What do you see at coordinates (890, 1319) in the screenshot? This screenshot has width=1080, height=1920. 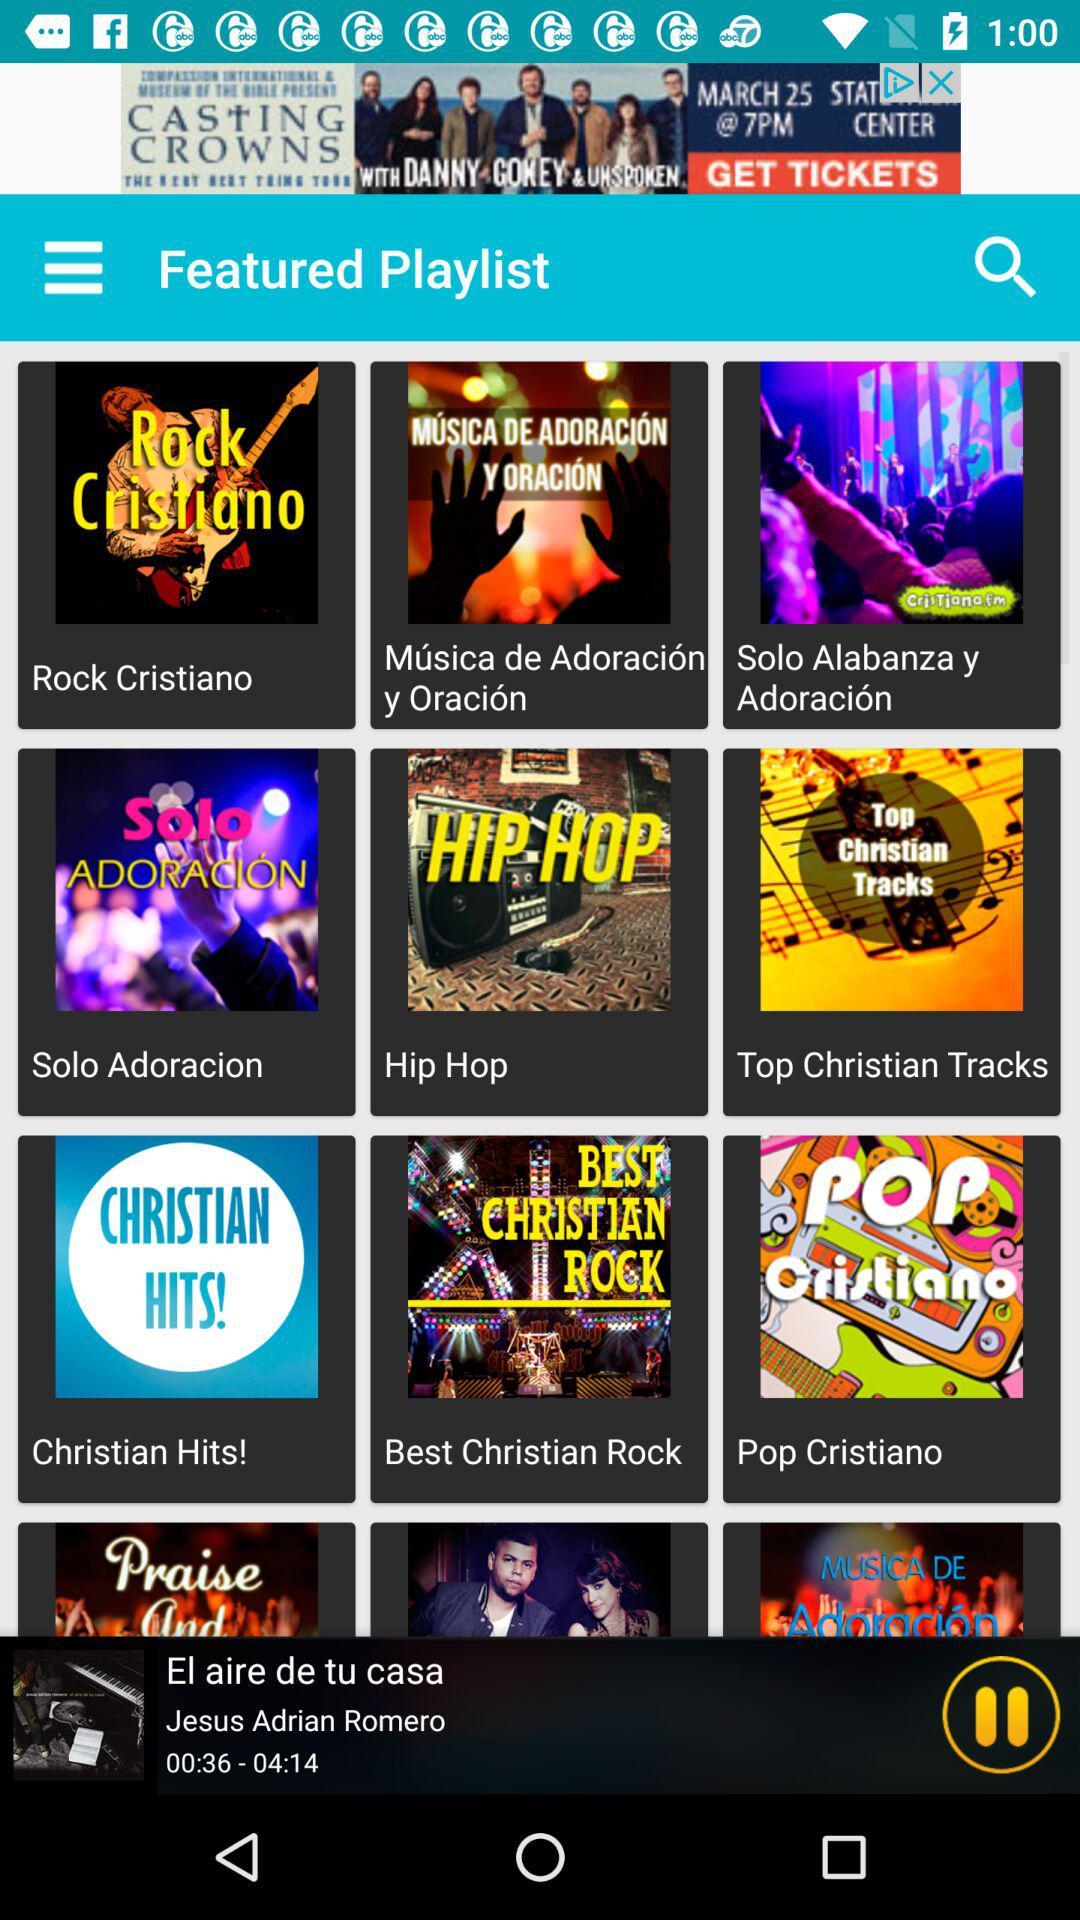 I see `the option below the top christian tracks` at bounding box center [890, 1319].